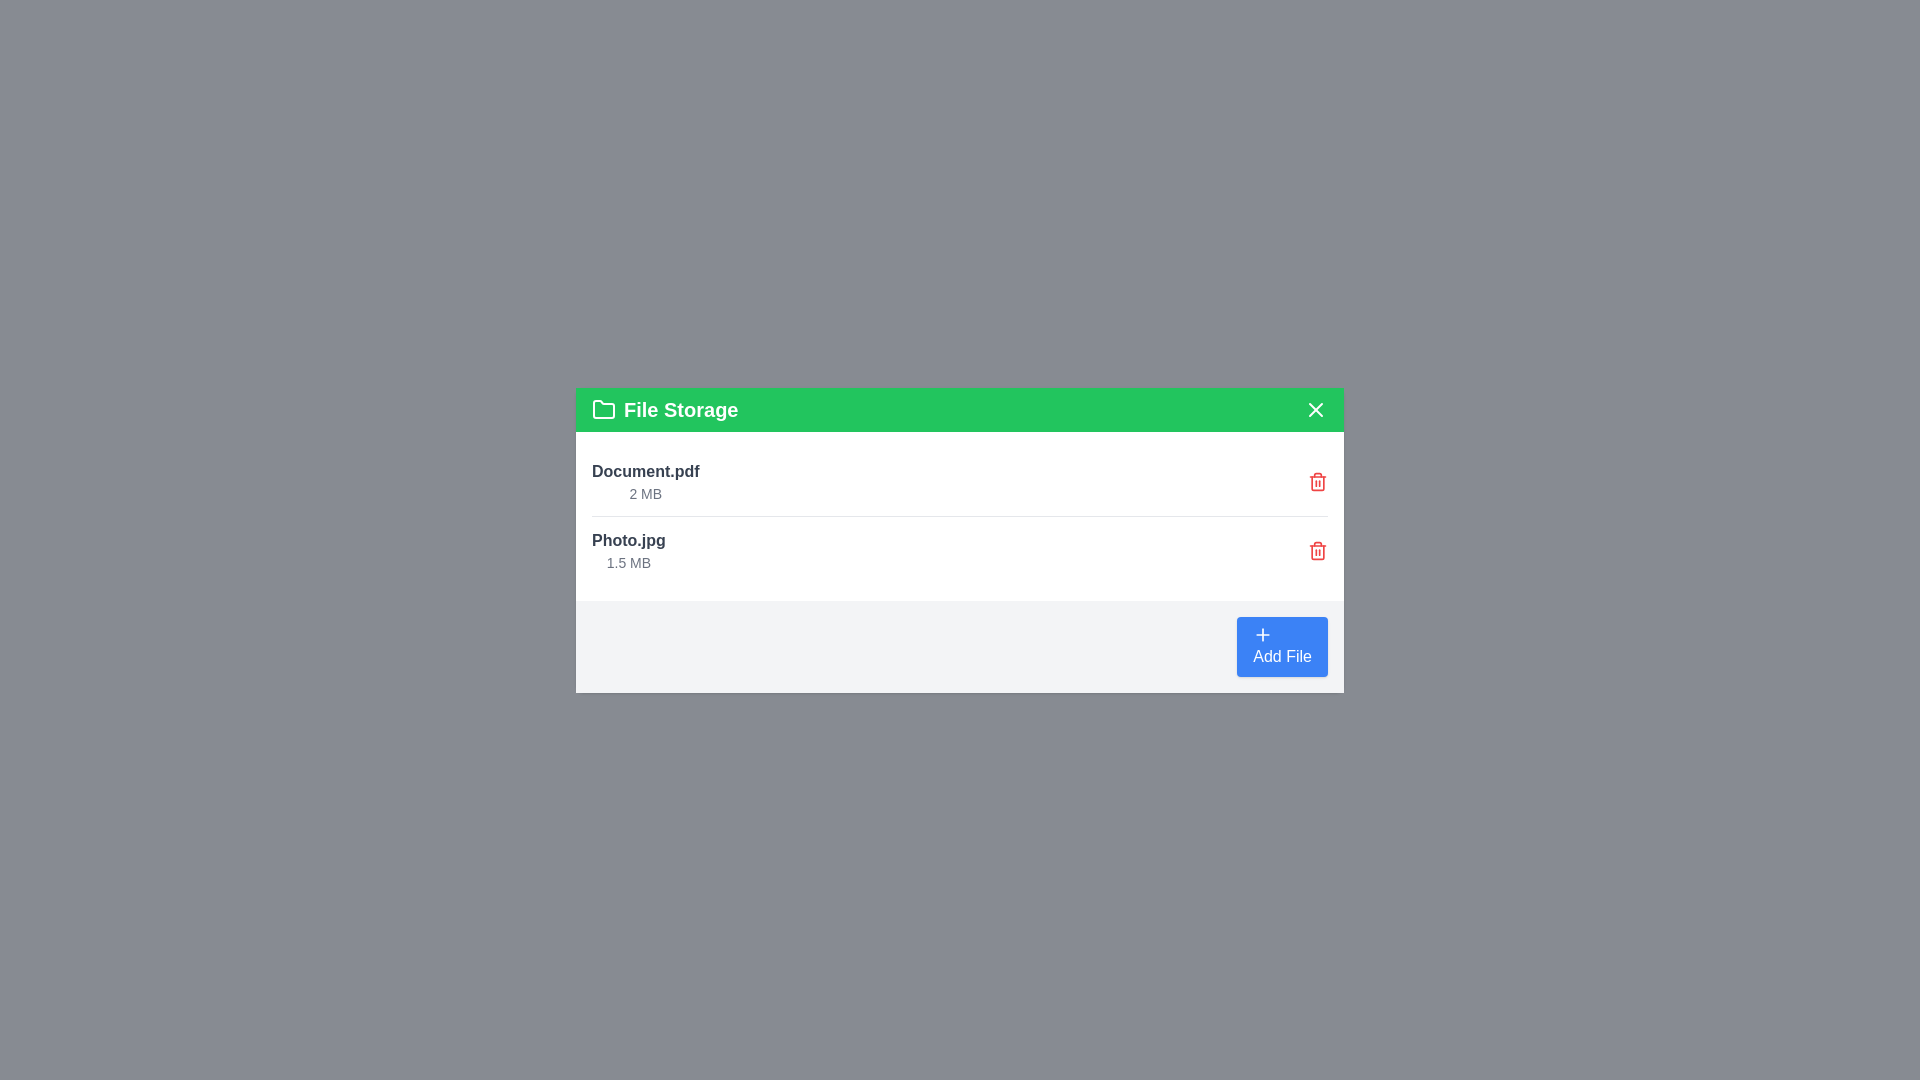 This screenshot has height=1080, width=1920. I want to click on the close button in the top-right corner of the File Storage dialog, so click(1315, 407).